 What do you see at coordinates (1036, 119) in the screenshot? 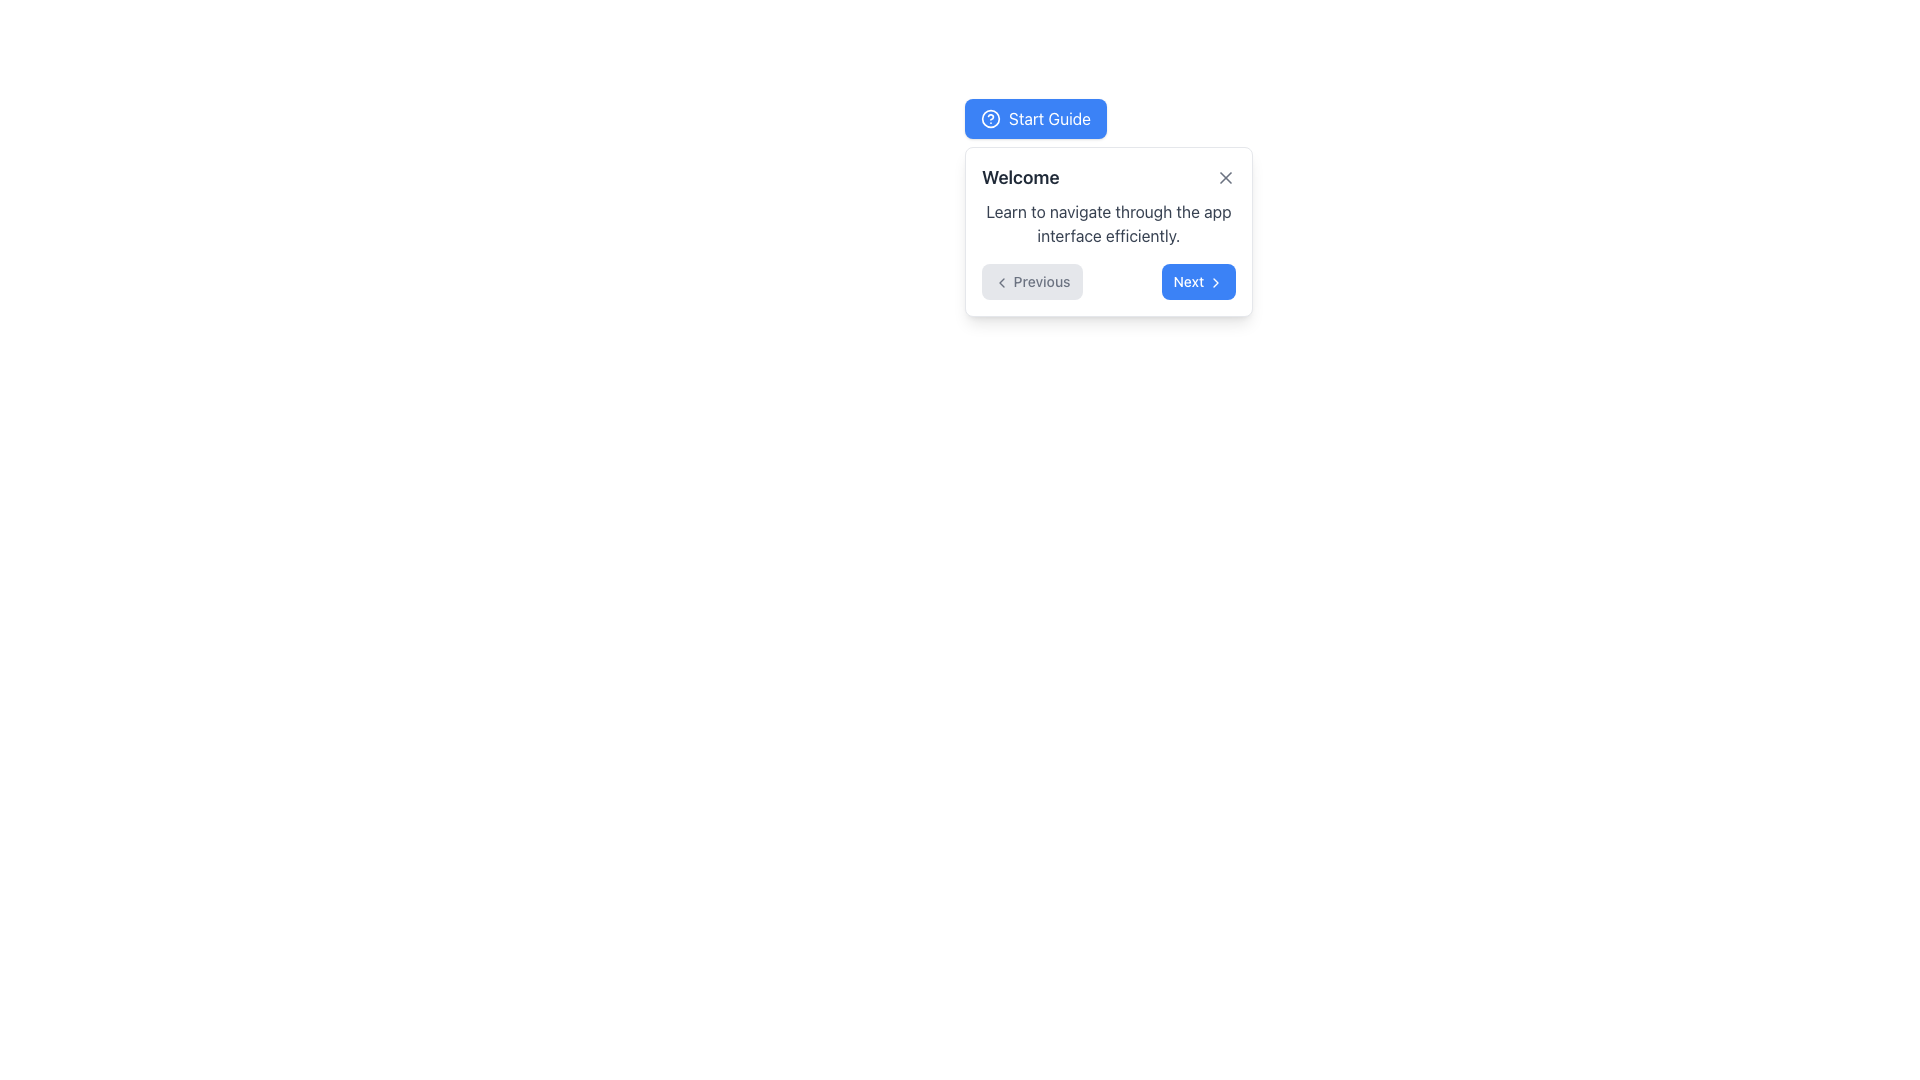
I see `the 'Start Guide' button with a blue background and question mark icon` at bounding box center [1036, 119].